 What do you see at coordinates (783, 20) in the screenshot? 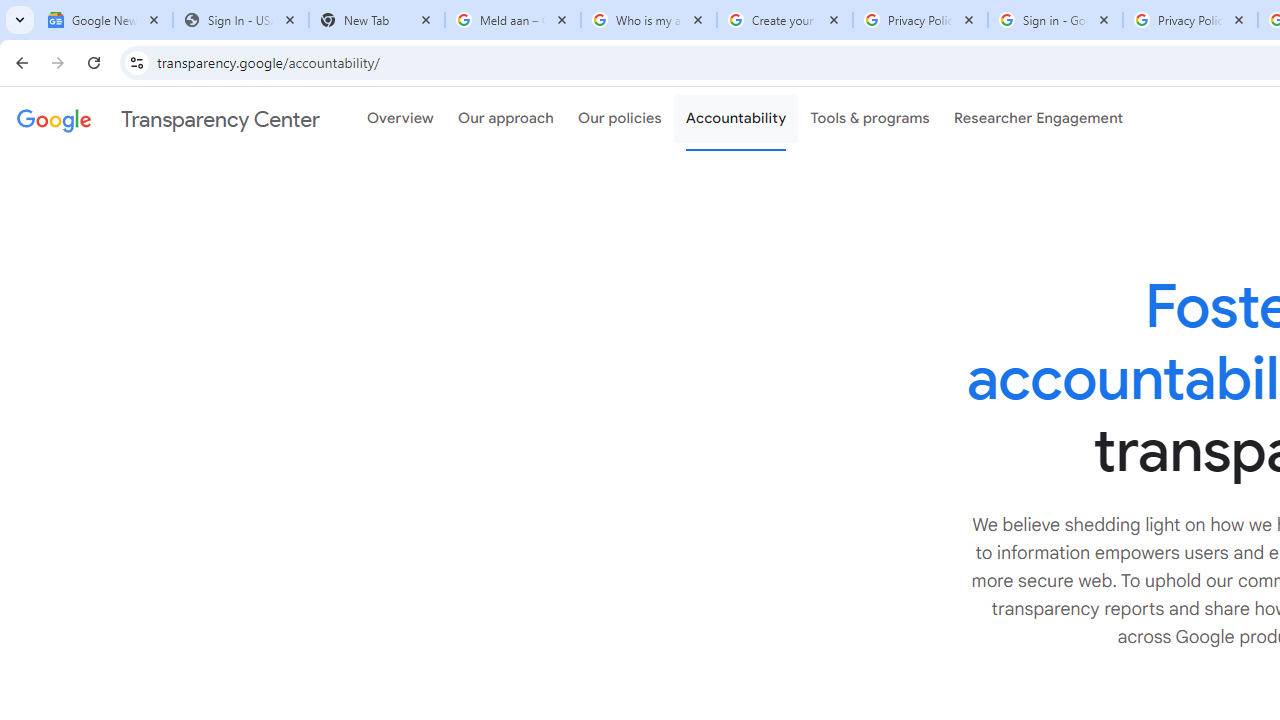
I see `'Create your Google Account'` at bounding box center [783, 20].